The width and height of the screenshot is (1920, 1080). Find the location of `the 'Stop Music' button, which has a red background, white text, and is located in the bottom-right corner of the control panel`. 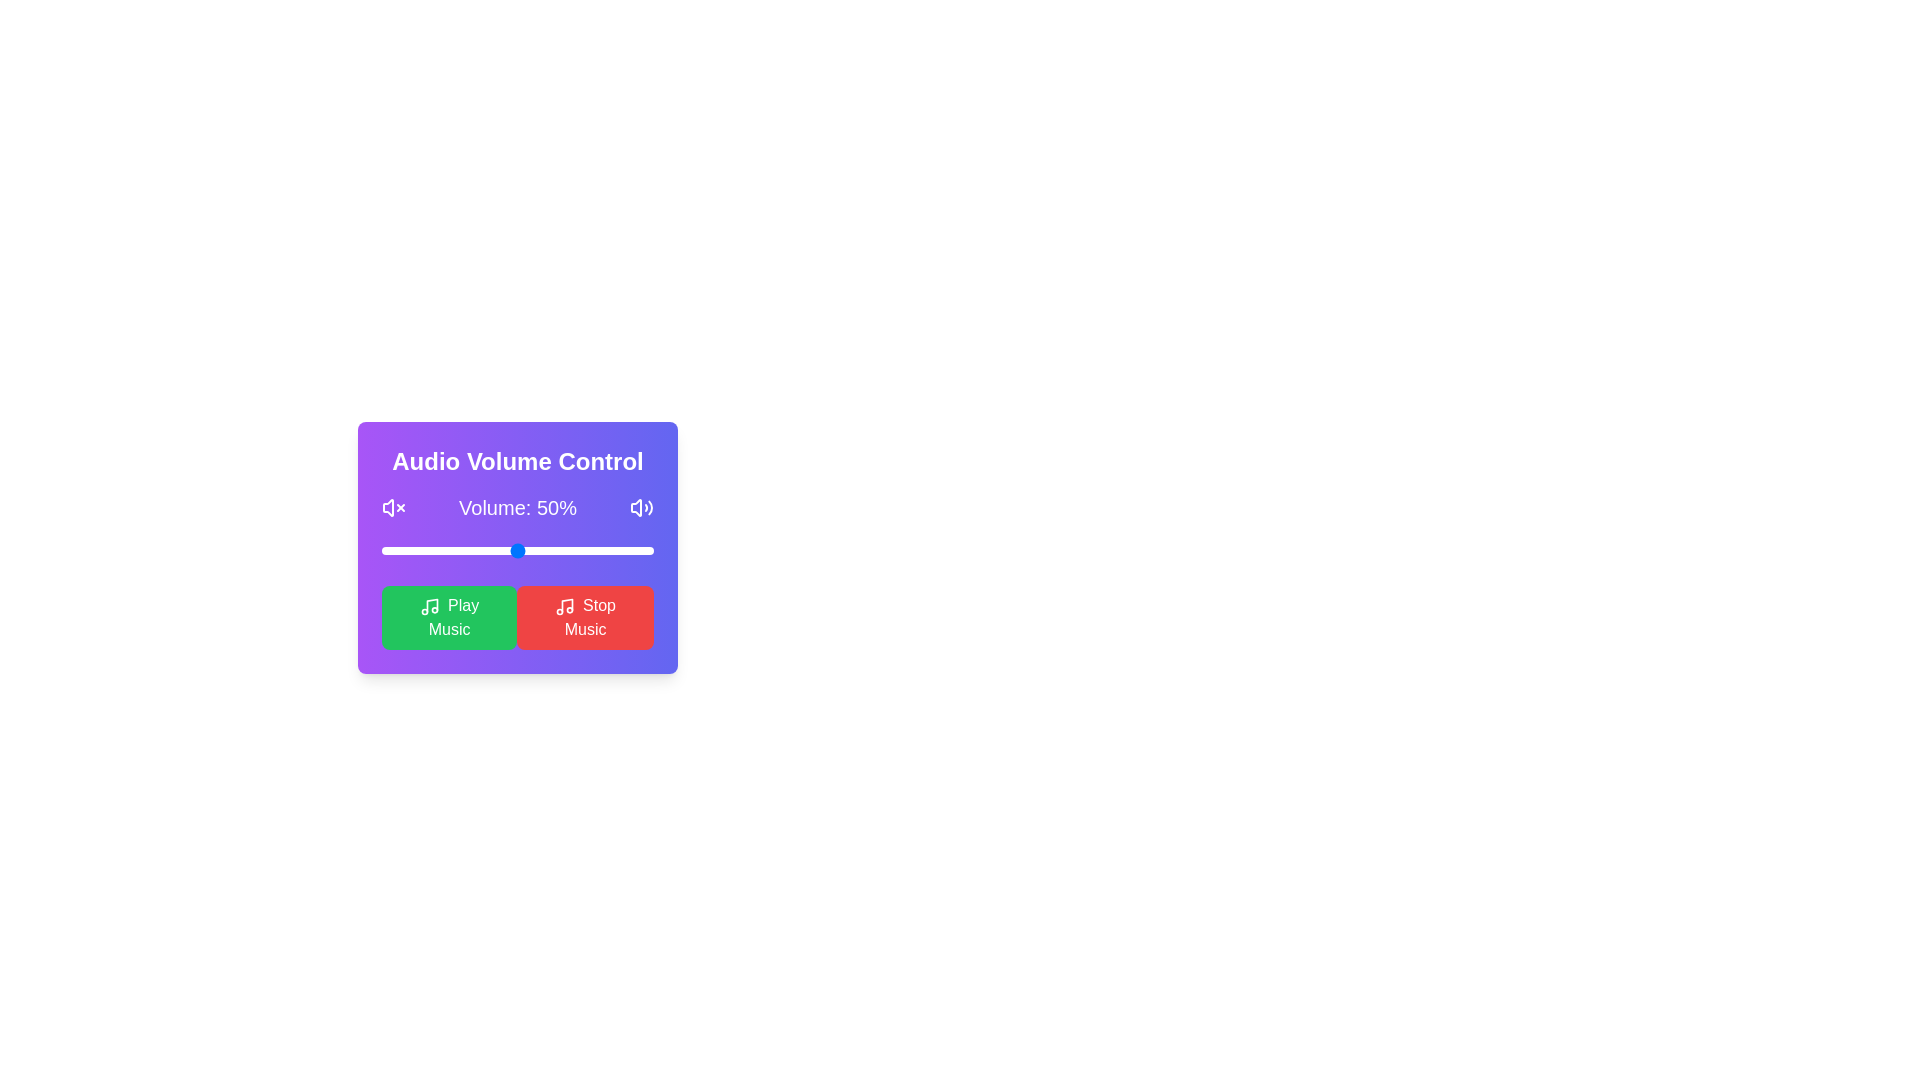

the 'Stop Music' button, which has a red background, white text, and is located in the bottom-right corner of the control panel is located at coordinates (584, 616).